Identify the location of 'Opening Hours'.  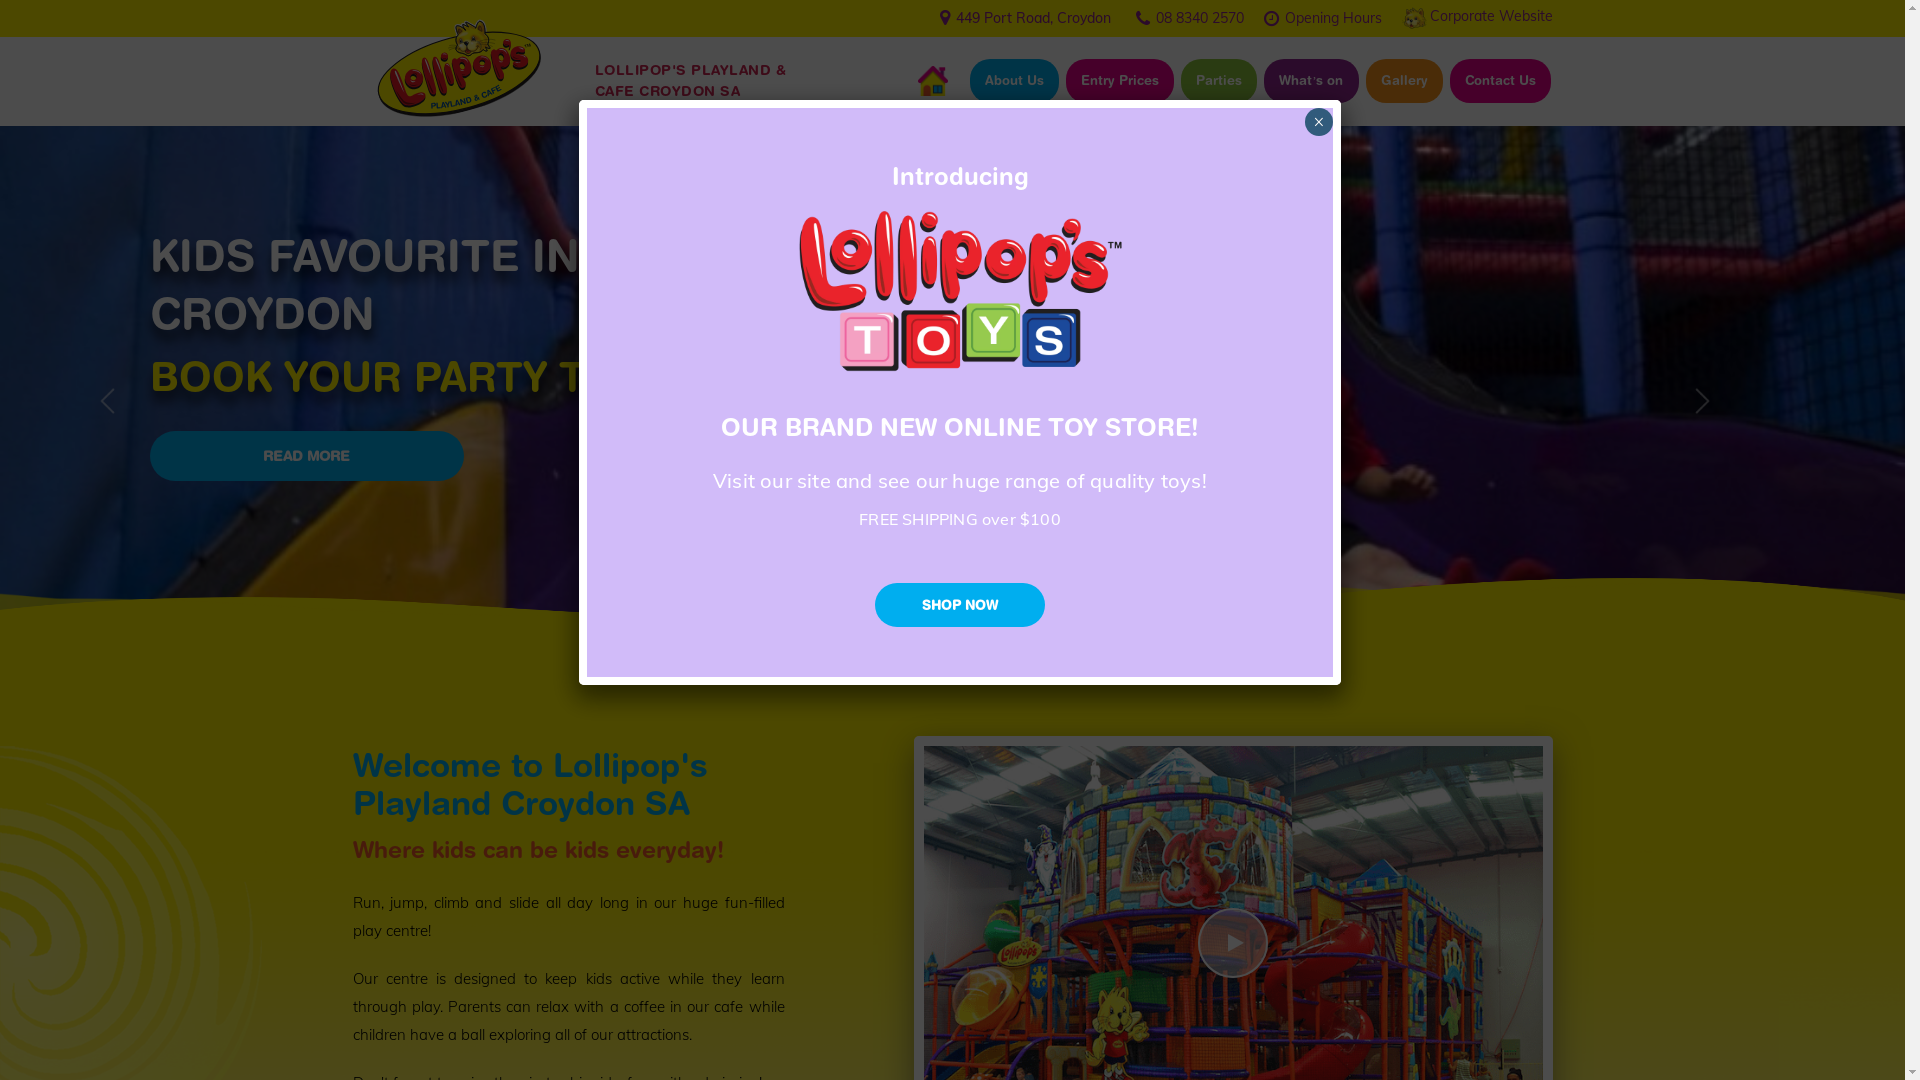
(1283, 16).